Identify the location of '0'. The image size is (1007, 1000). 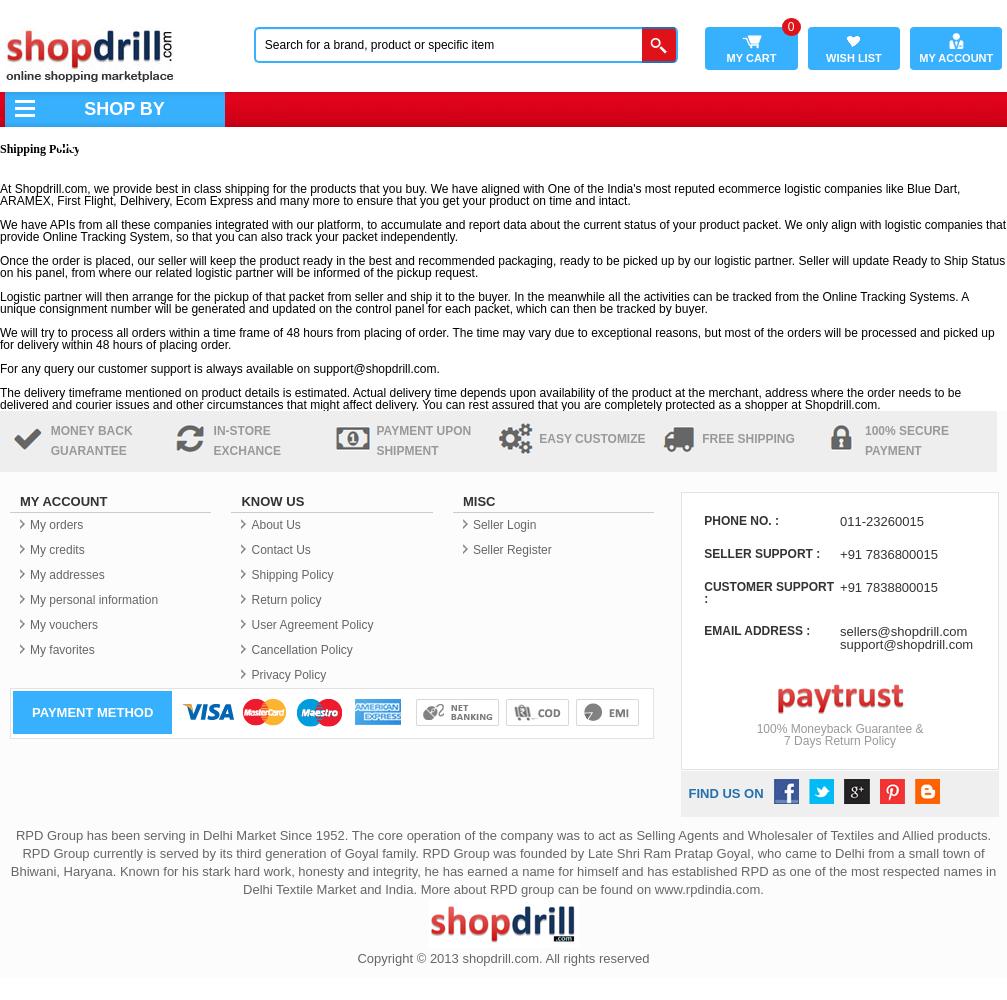
(789, 27).